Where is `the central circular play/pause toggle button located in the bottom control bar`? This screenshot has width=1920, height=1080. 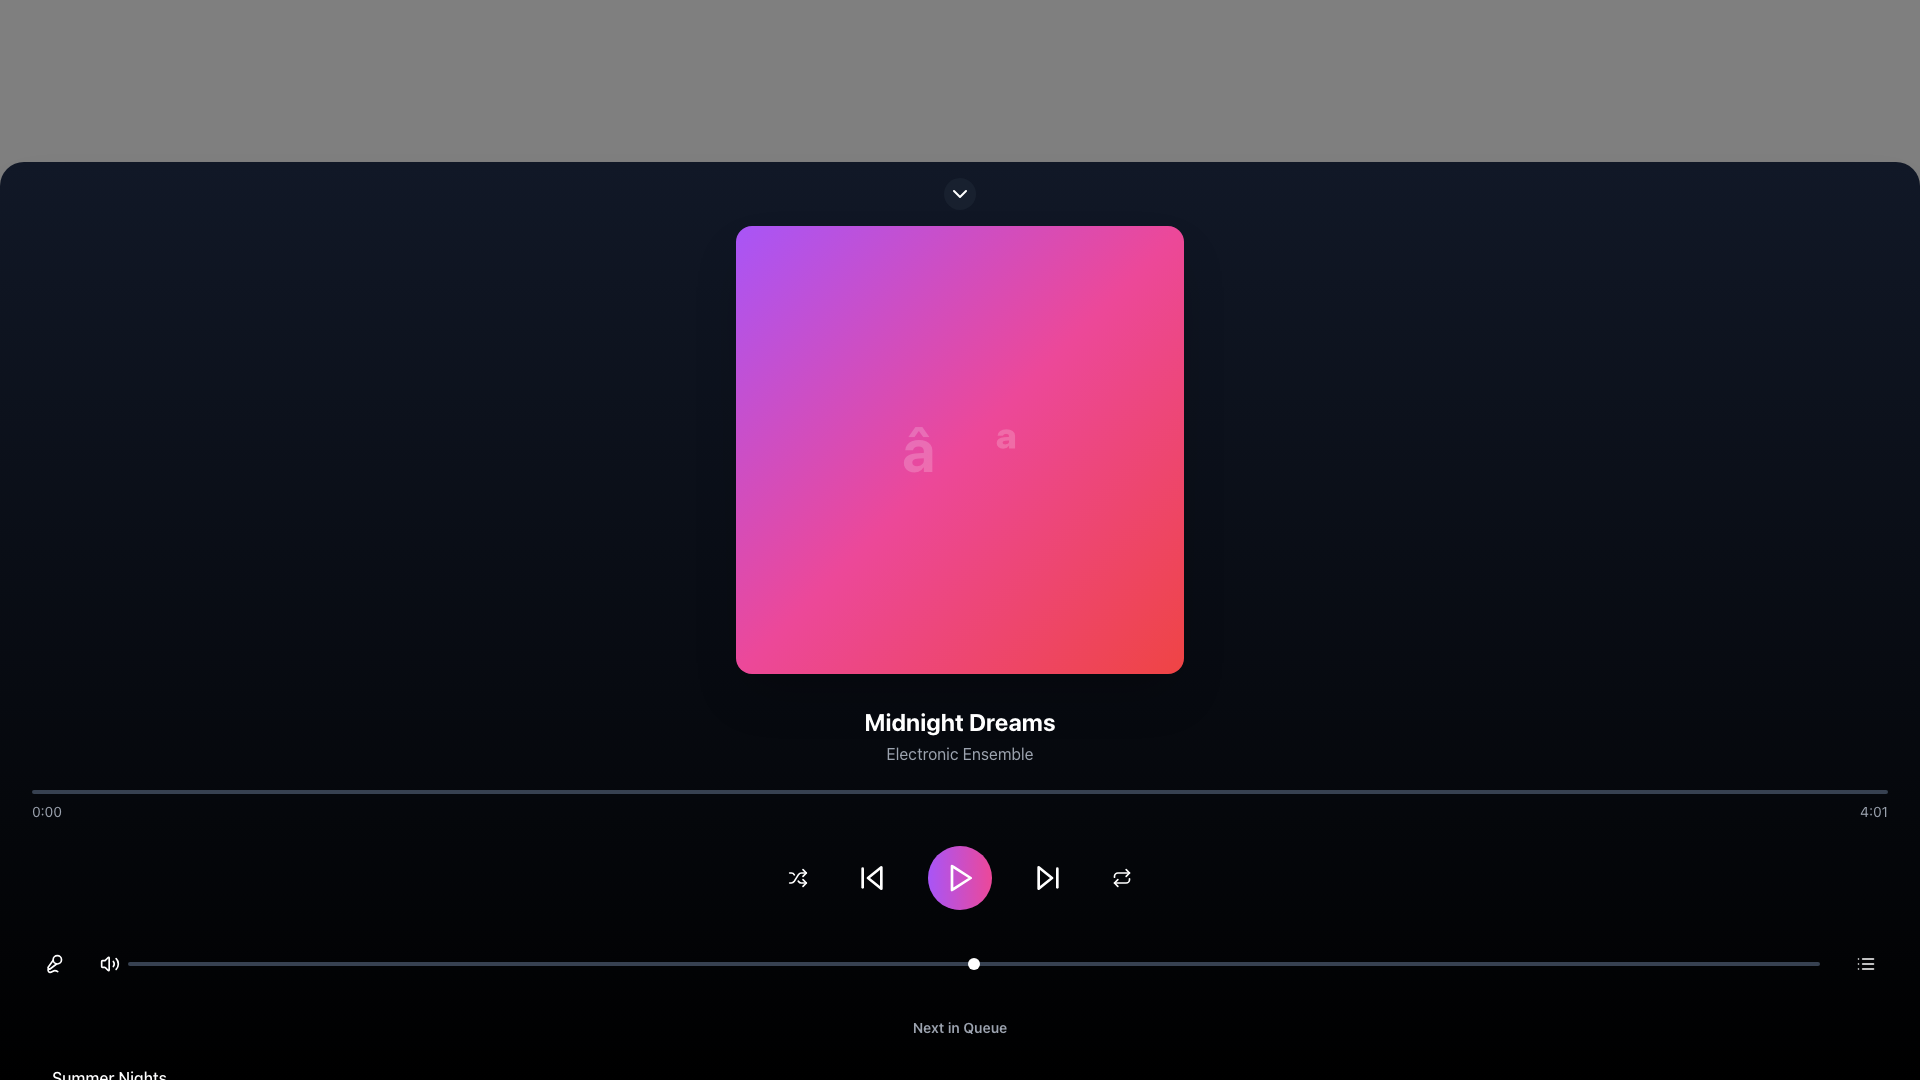
the central circular play/pause toggle button located in the bottom control bar is located at coordinates (960, 877).